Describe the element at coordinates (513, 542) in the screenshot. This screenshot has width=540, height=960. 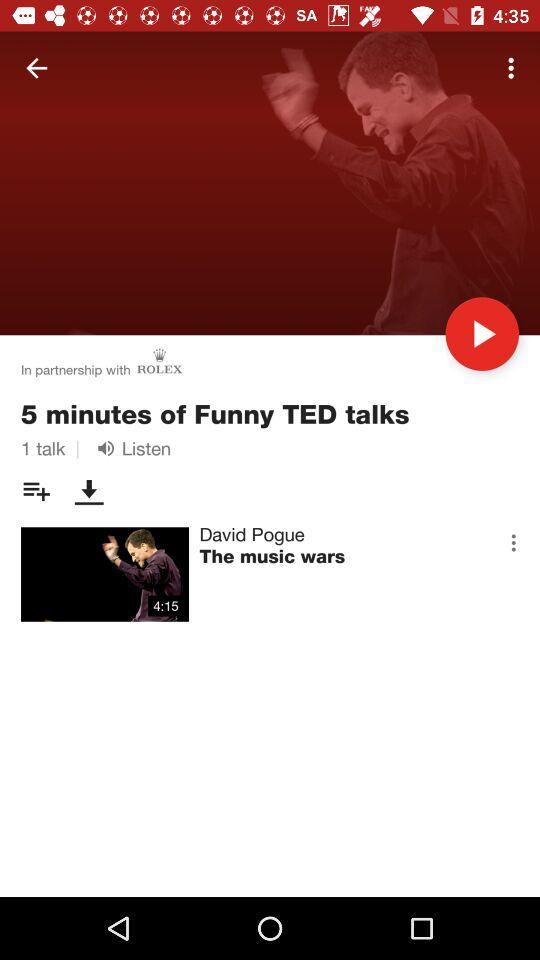
I see `the icon next to the david pogue item` at that location.